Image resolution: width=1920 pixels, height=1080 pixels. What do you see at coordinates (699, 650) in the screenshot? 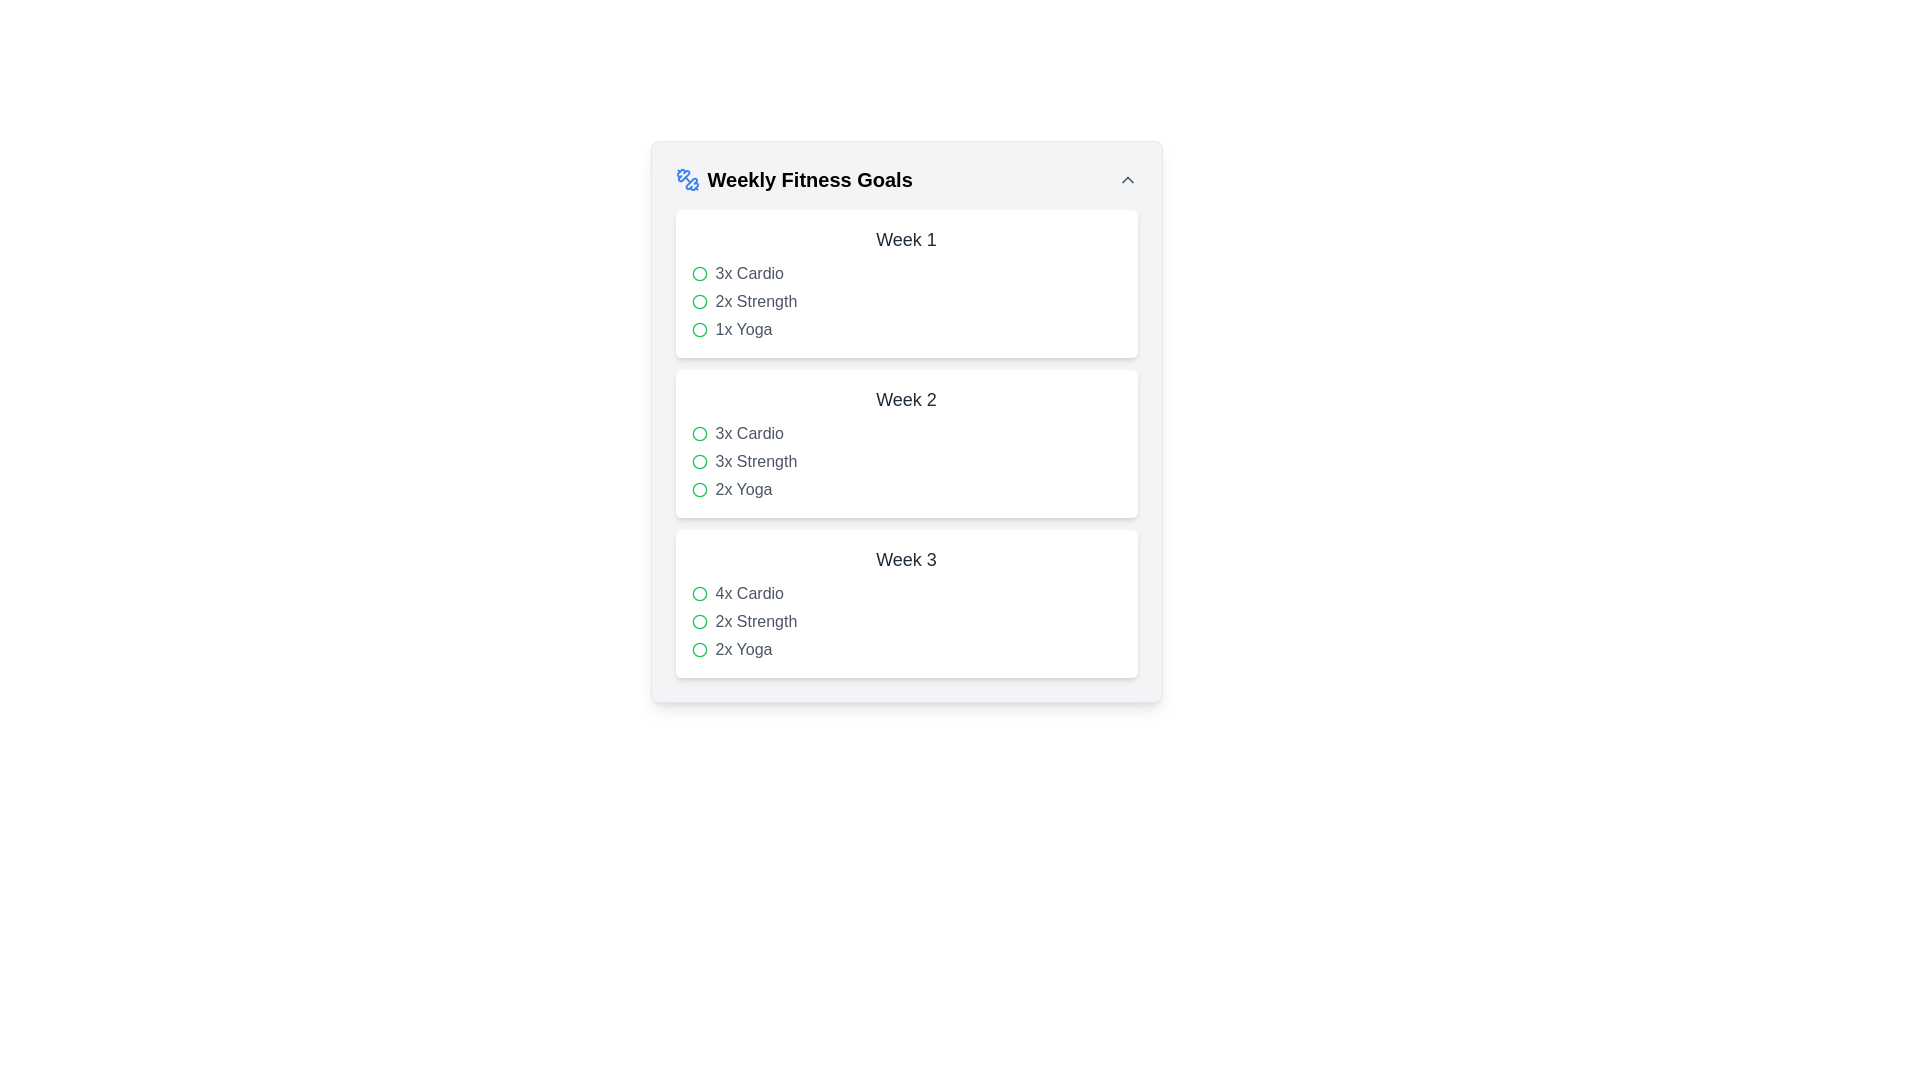
I see `the green circular icon with a hollow center located to the left of the text '2x Yoga' in the weekly goals list under 'Week 3' to change status or reveal information` at bounding box center [699, 650].